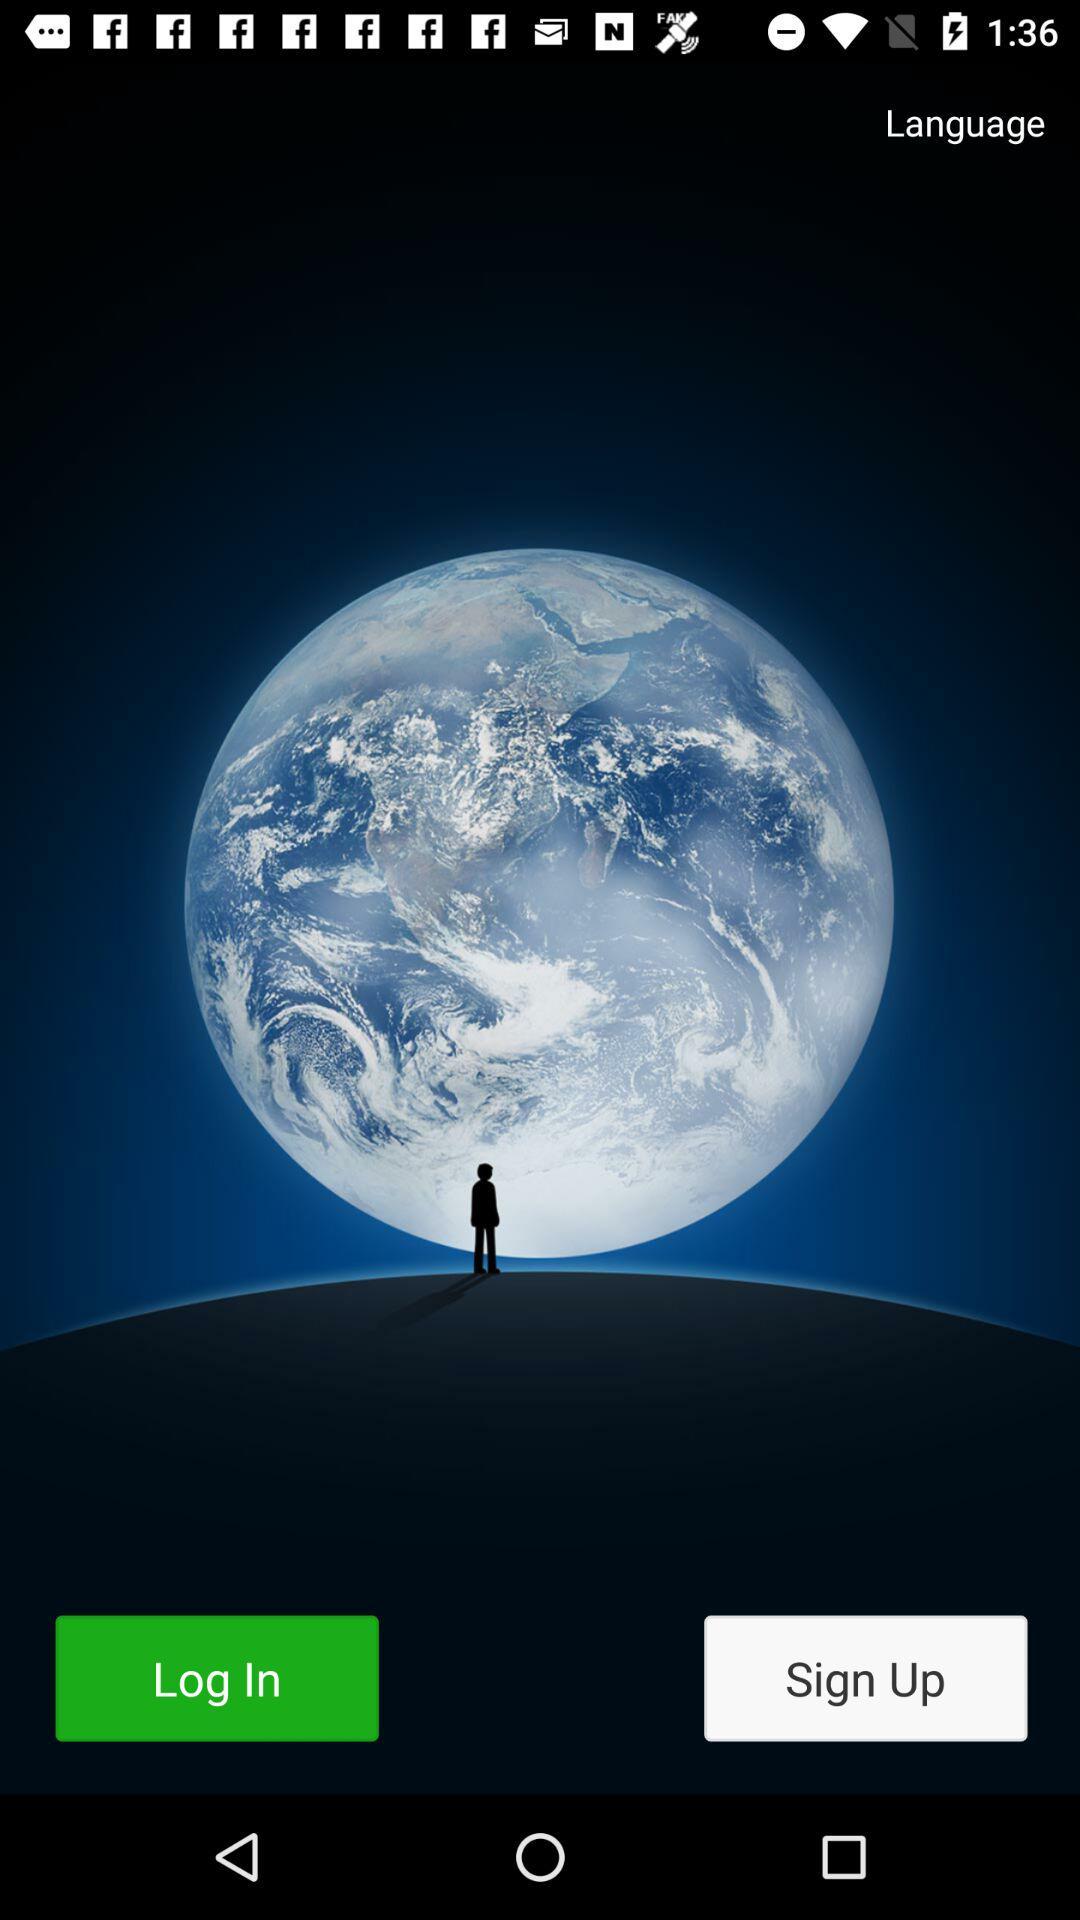  What do you see at coordinates (217, 1678) in the screenshot?
I see `icon to the left of sign up` at bounding box center [217, 1678].